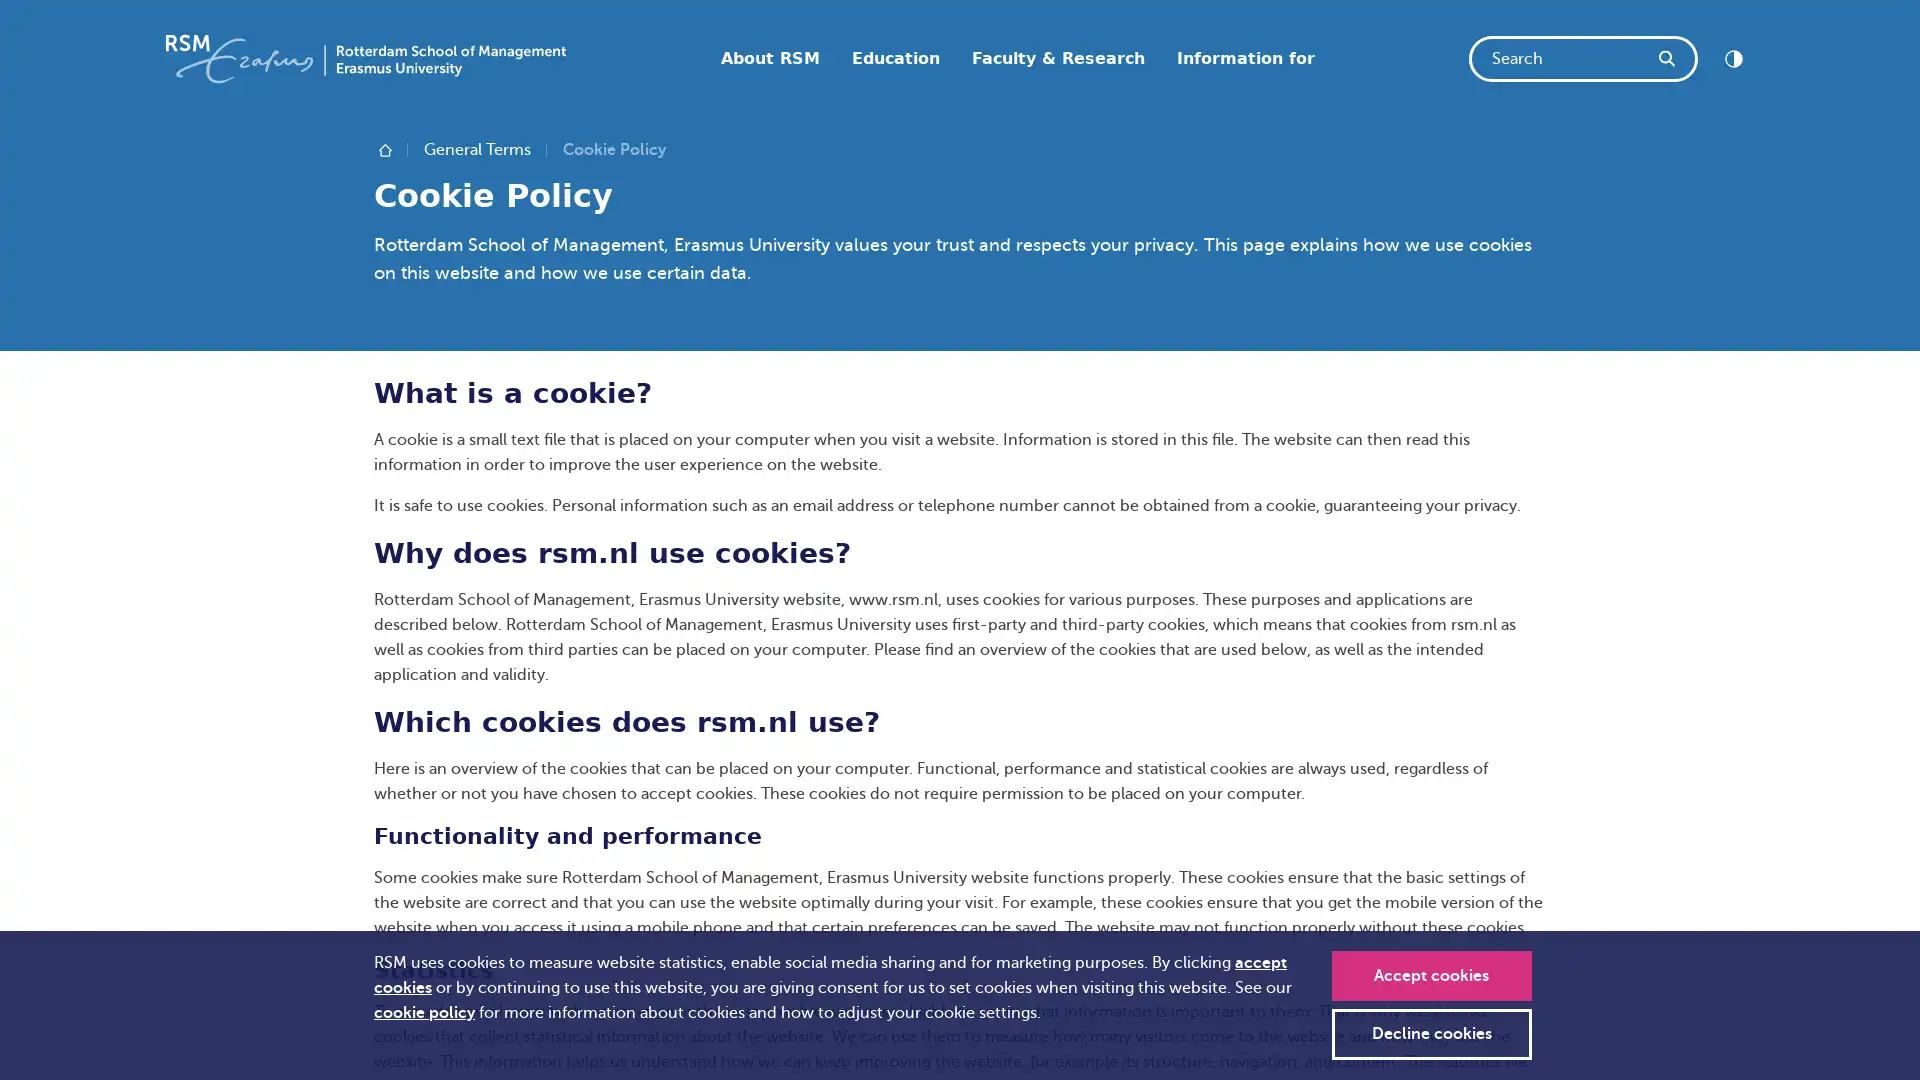 This screenshot has width=1920, height=1080. I want to click on Click to set high contrast Contrast off, so click(1732, 57).